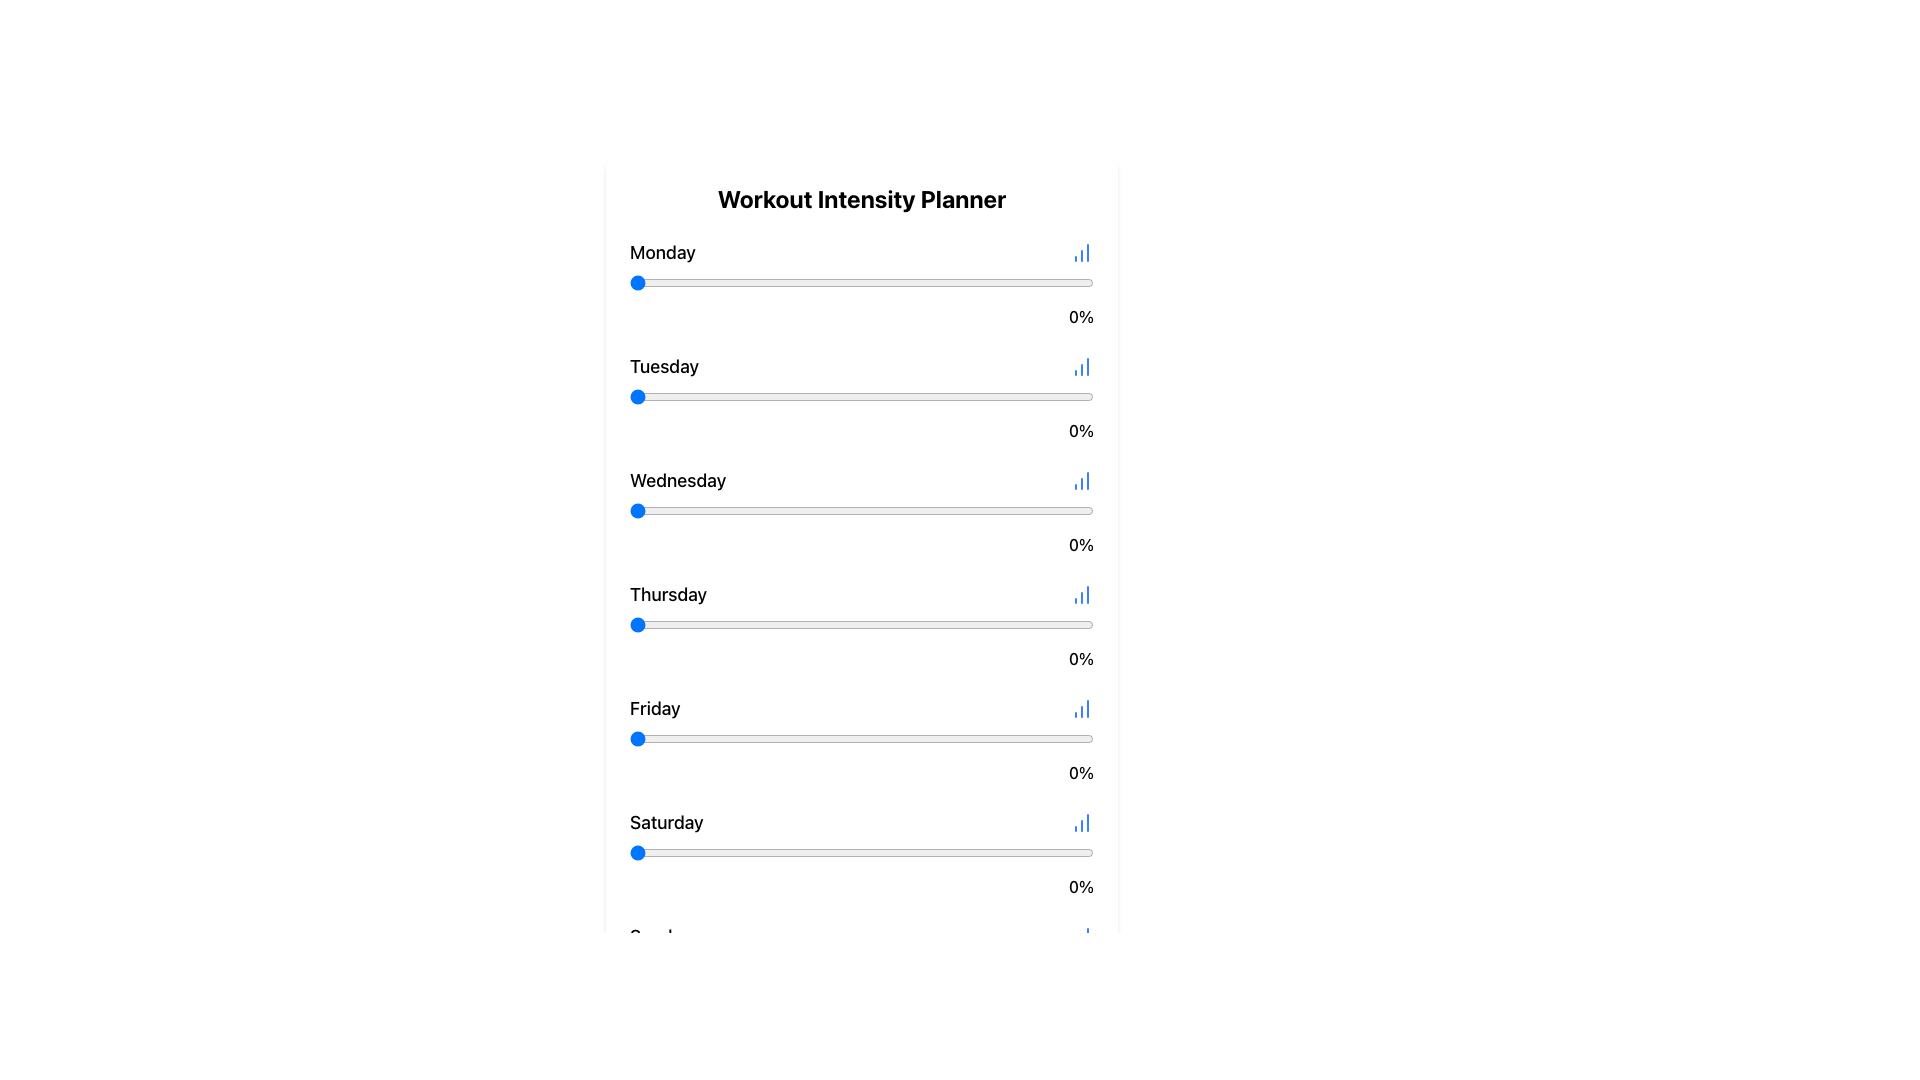  What do you see at coordinates (871, 282) in the screenshot?
I see `the workout intensity for Monday` at bounding box center [871, 282].